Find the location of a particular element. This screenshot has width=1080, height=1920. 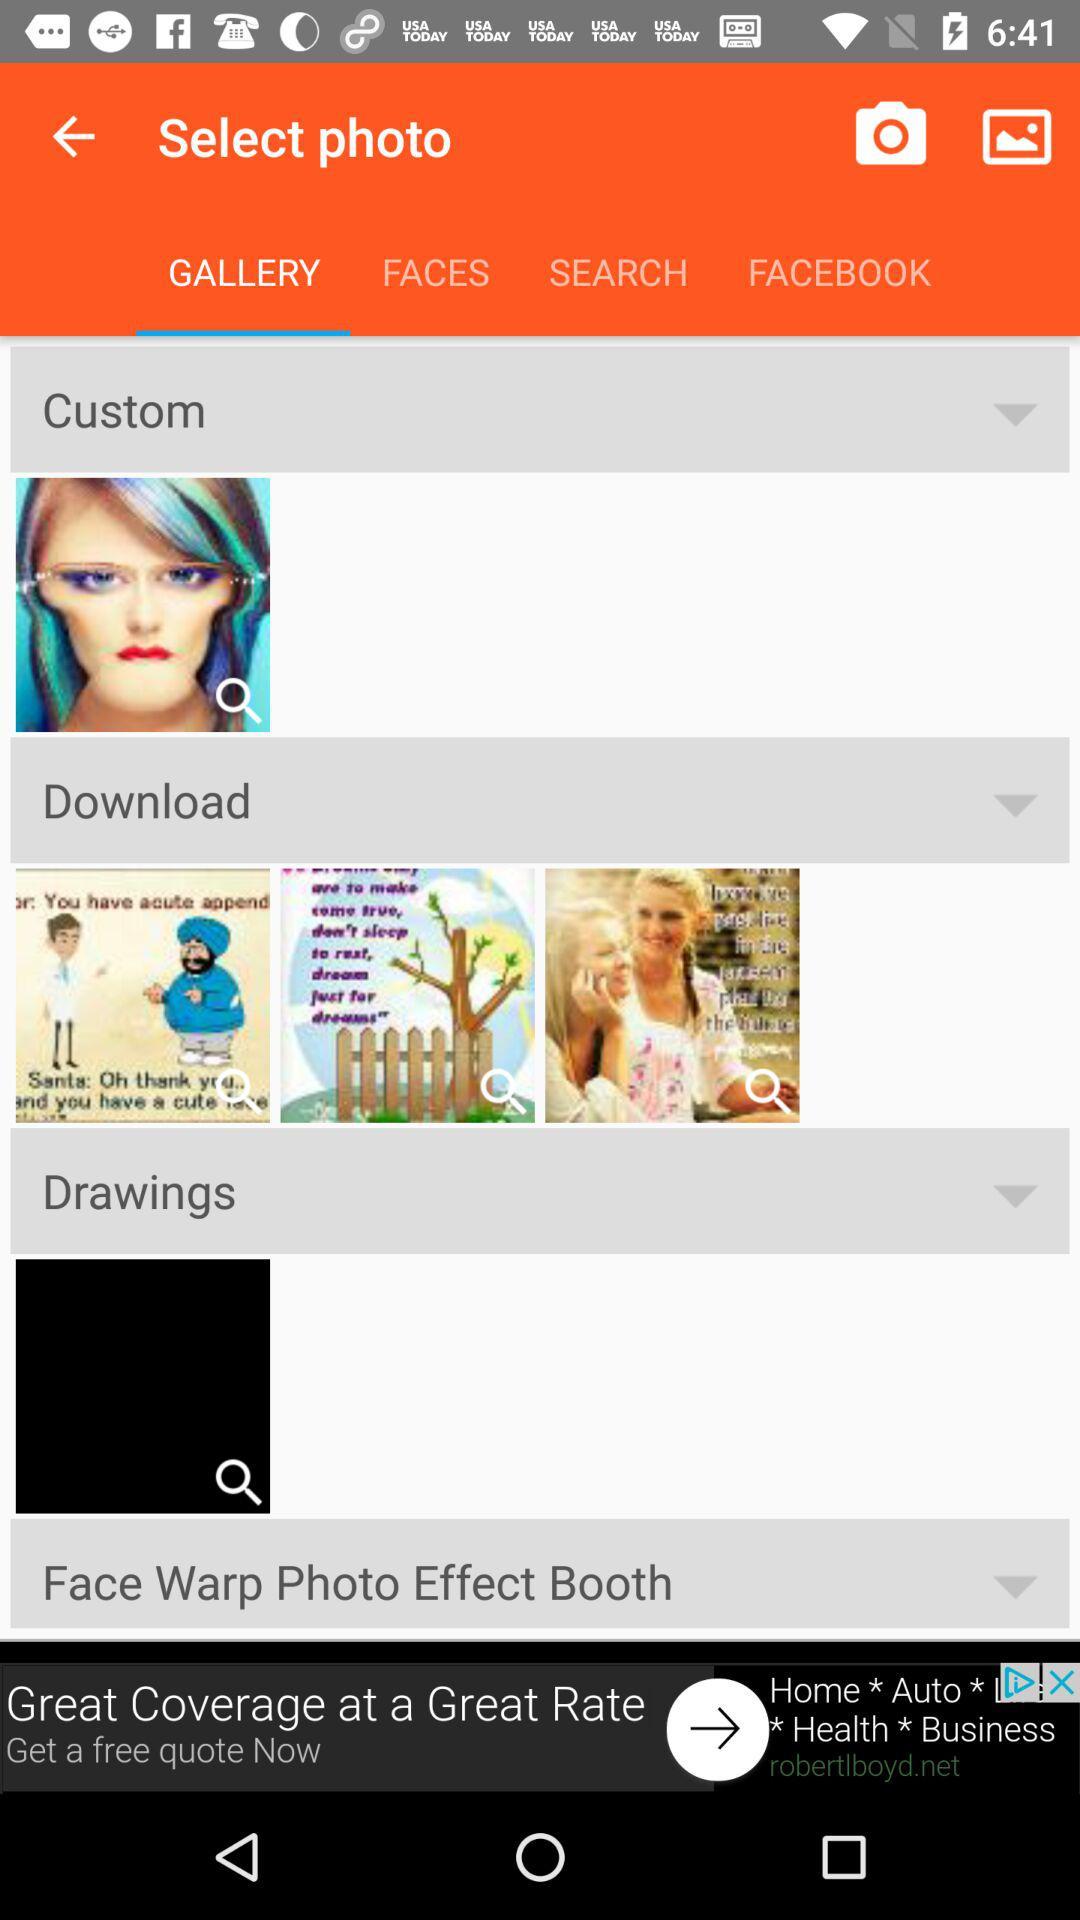

expand the image is located at coordinates (237, 1482).